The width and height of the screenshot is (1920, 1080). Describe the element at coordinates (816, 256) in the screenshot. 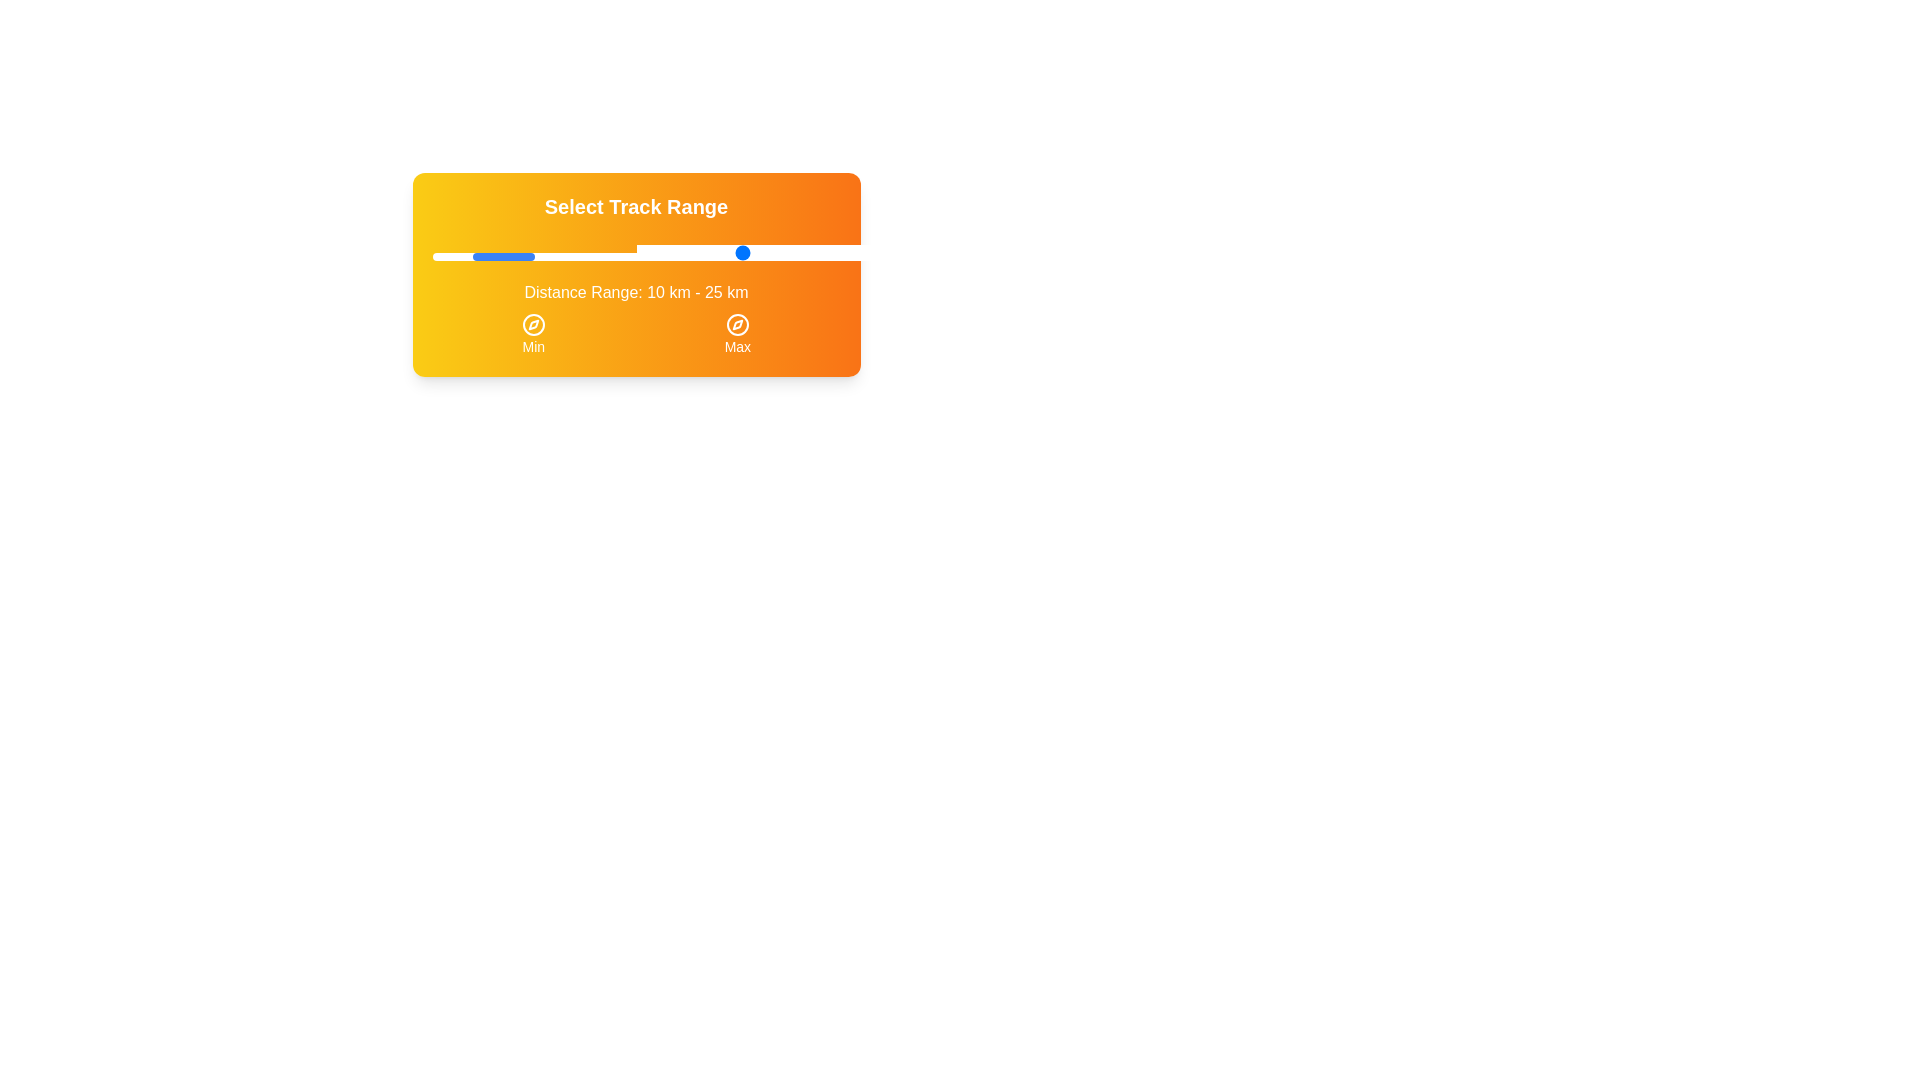

I see `the range slider's value` at that location.